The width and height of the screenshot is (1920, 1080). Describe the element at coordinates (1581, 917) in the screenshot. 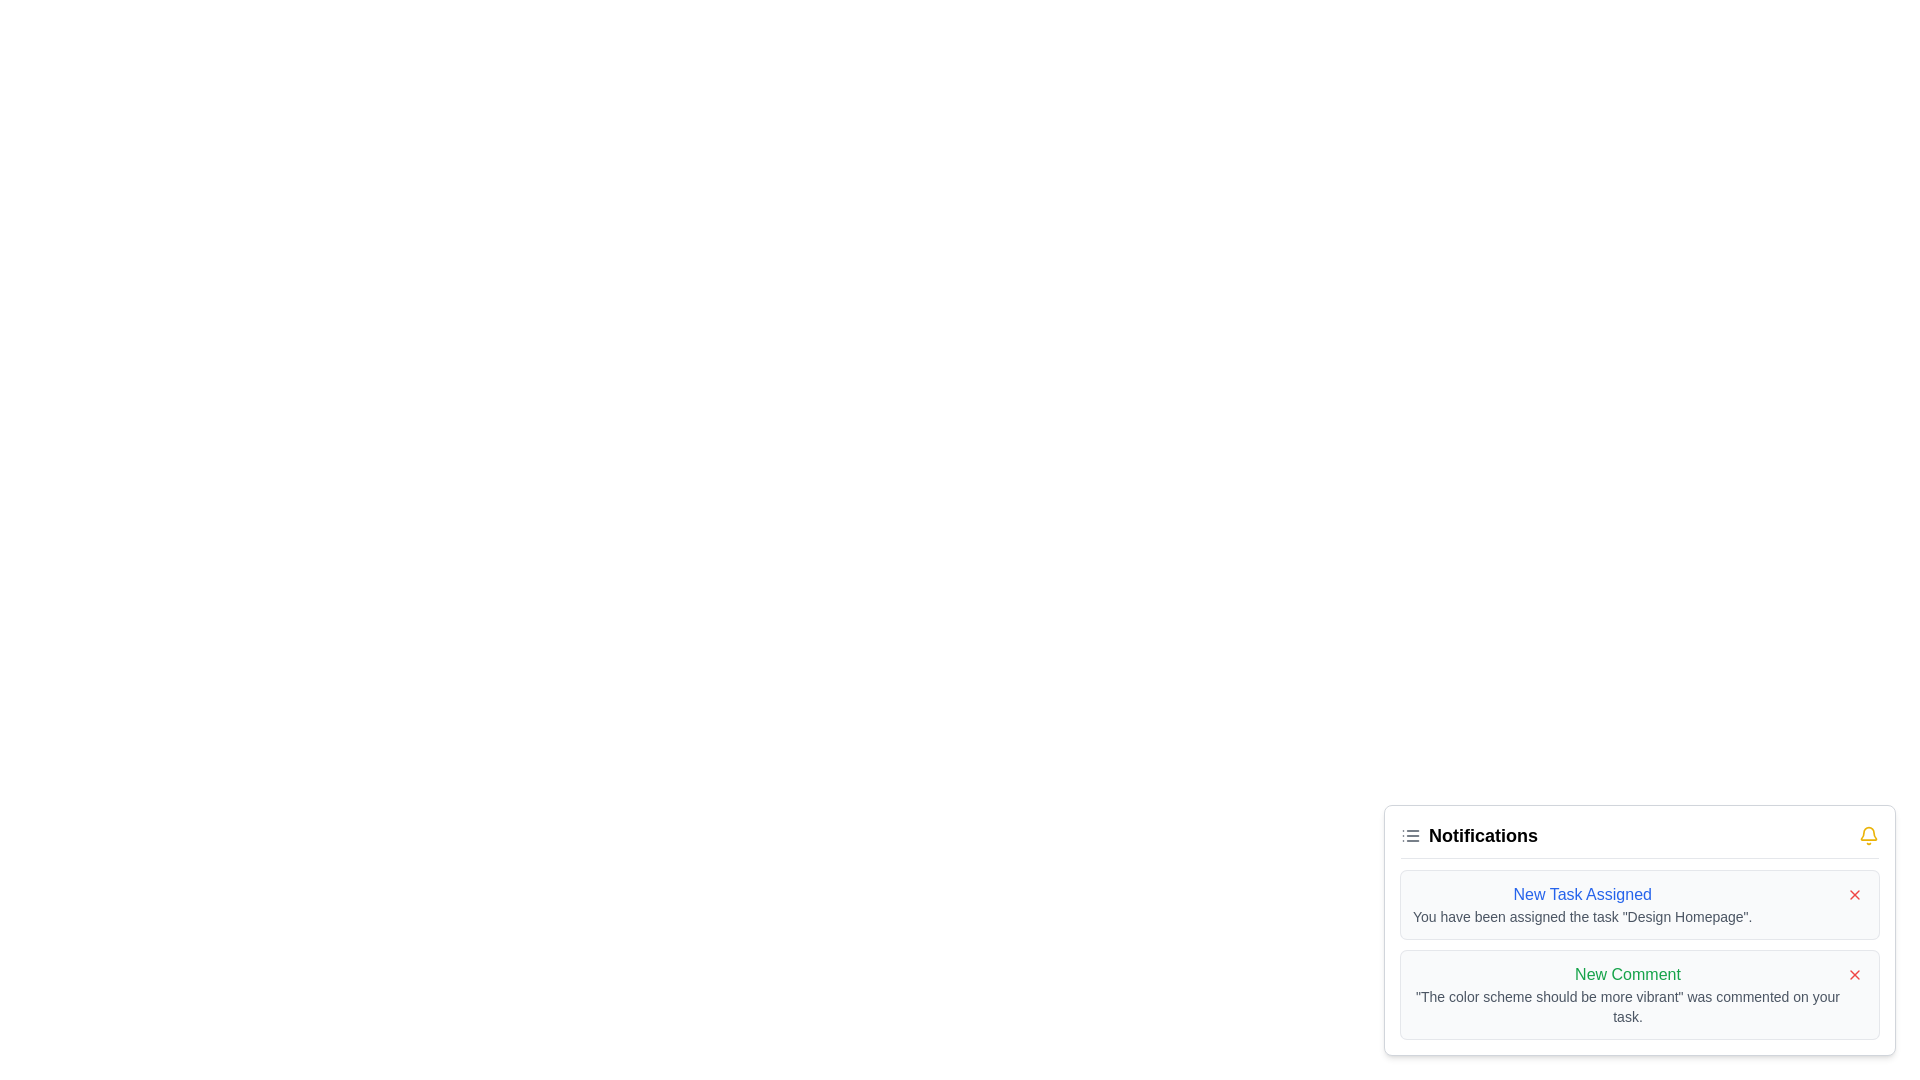

I see `the text snippet styled with a small font size and gray color reading 'You have been assigned the task "Design Homepage"', located under the heading 'New Task Assigned' in the notification-style card` at that location.